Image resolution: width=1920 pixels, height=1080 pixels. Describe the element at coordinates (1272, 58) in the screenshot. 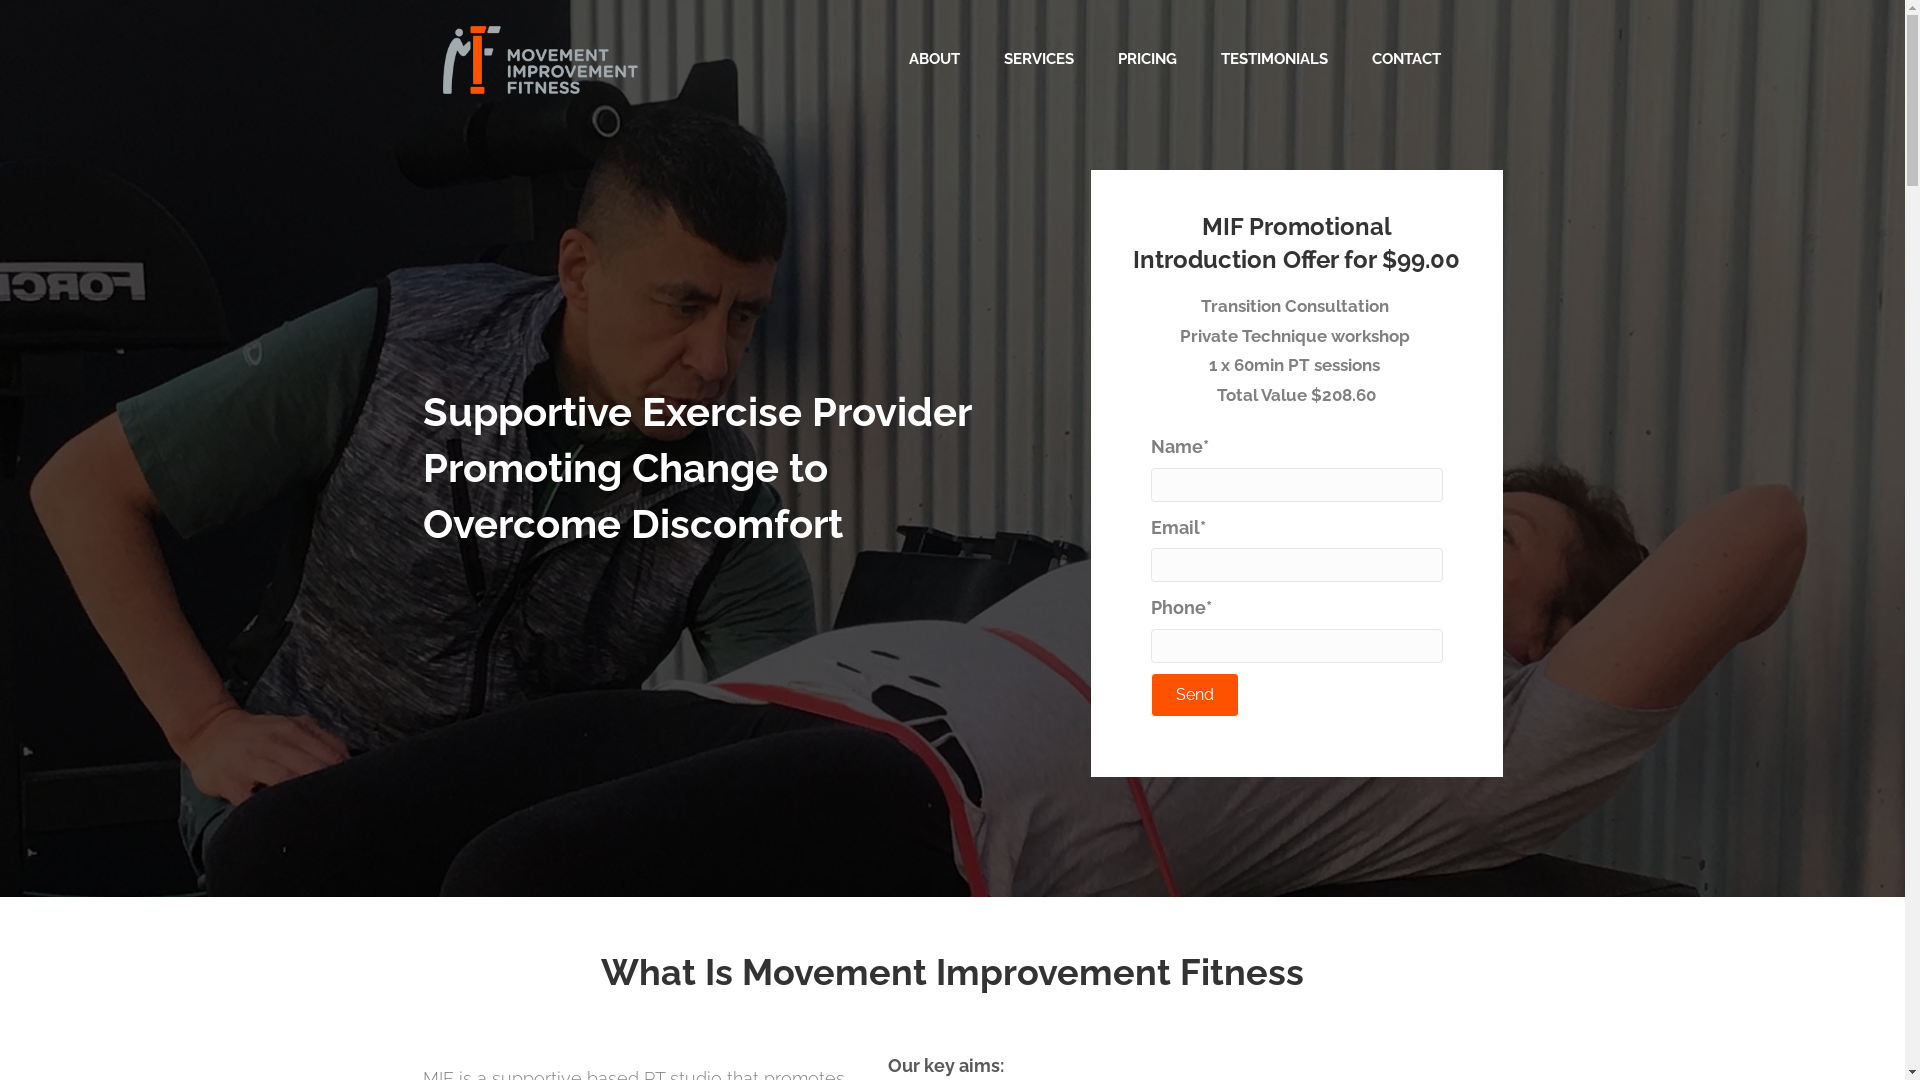

I see `'TESTIMONIALS'` at that location.